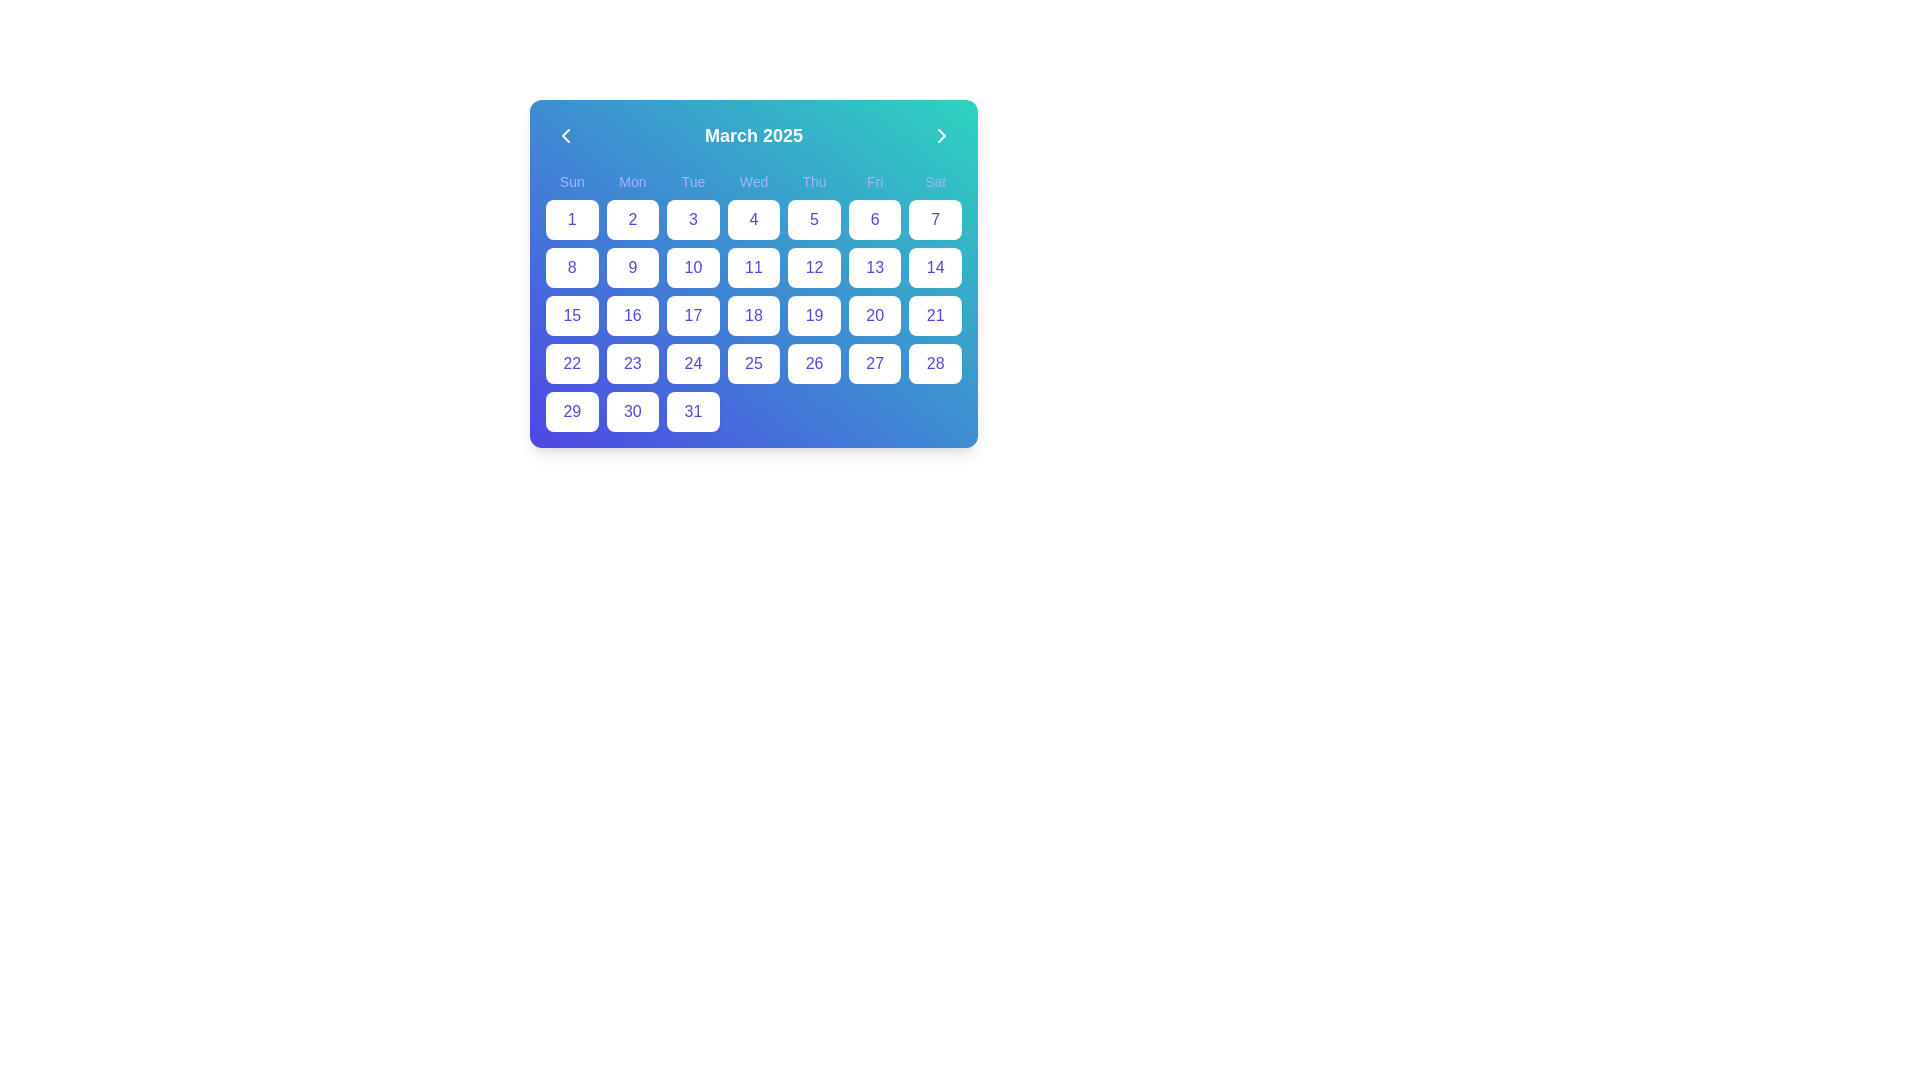  I want to click on the button displaying the number '20' in a calendar interface, so click(874, 315).